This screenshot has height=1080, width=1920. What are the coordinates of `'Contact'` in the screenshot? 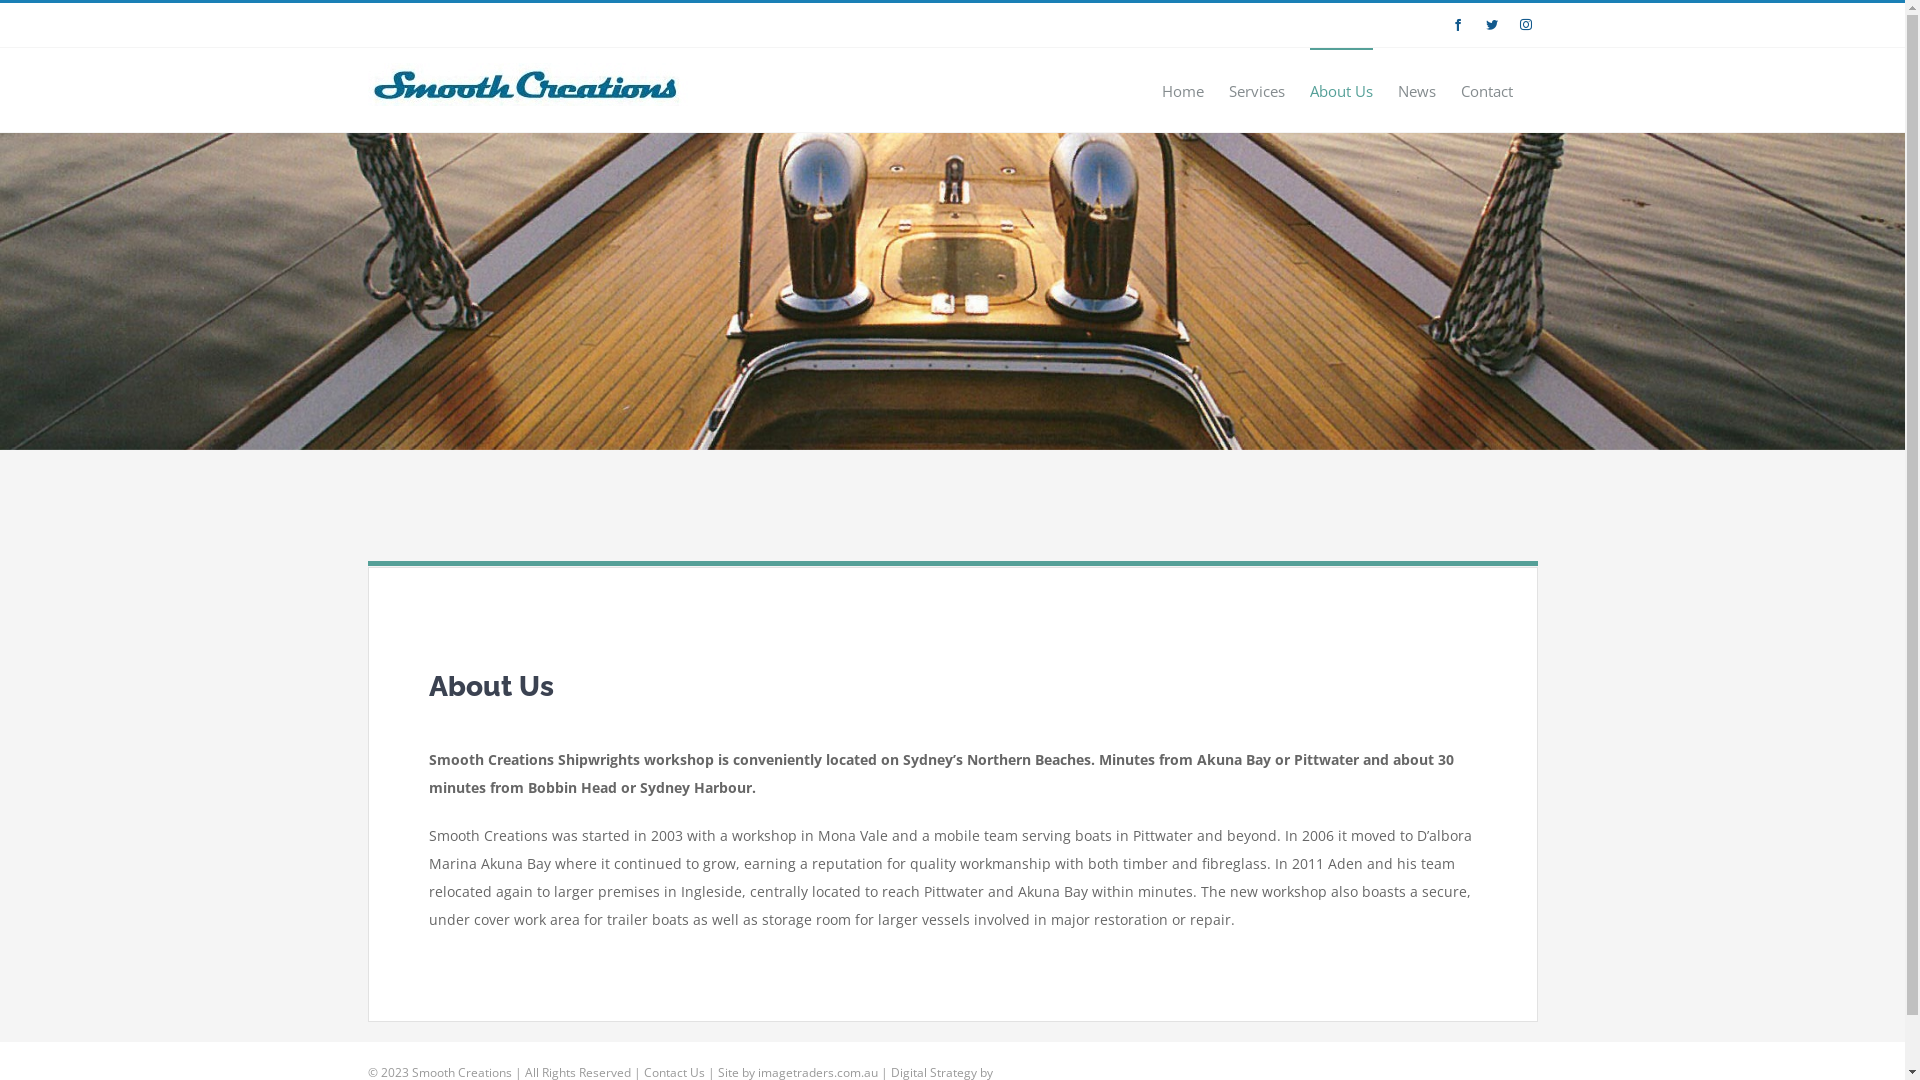 It's located at (1486, 88).